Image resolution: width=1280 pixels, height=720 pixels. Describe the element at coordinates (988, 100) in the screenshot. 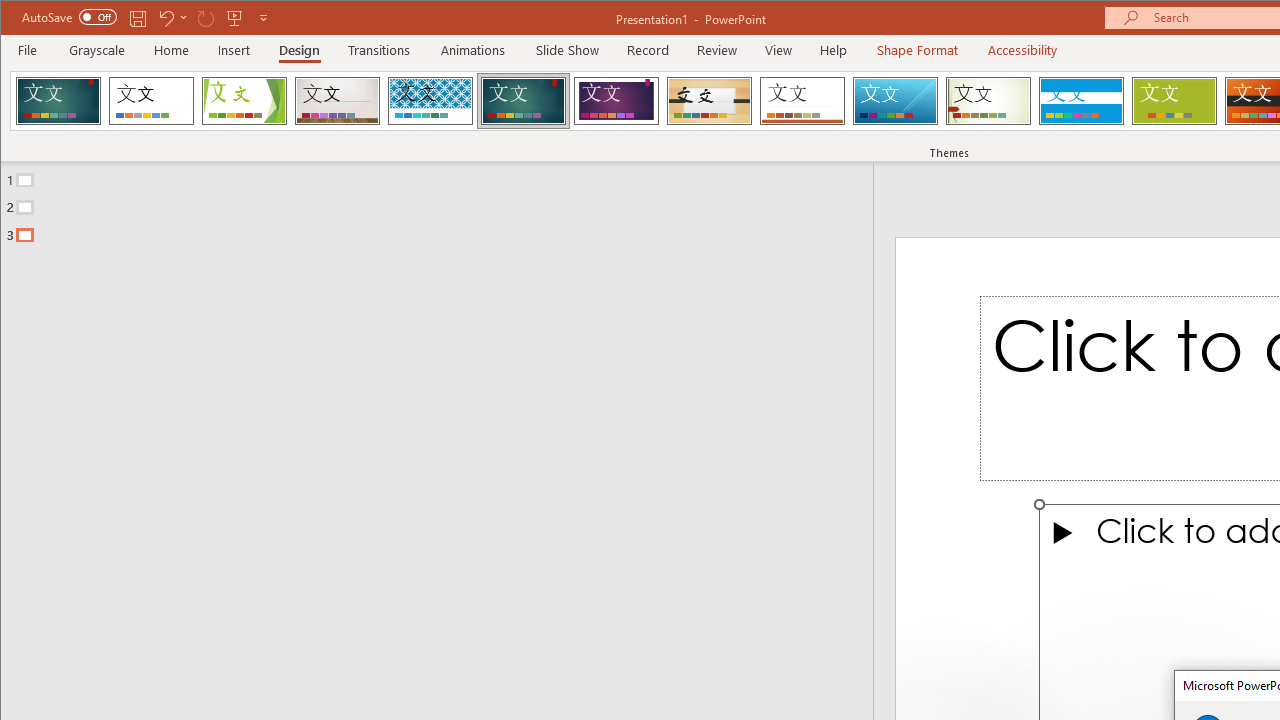

I see `'Wisp'` at that location.